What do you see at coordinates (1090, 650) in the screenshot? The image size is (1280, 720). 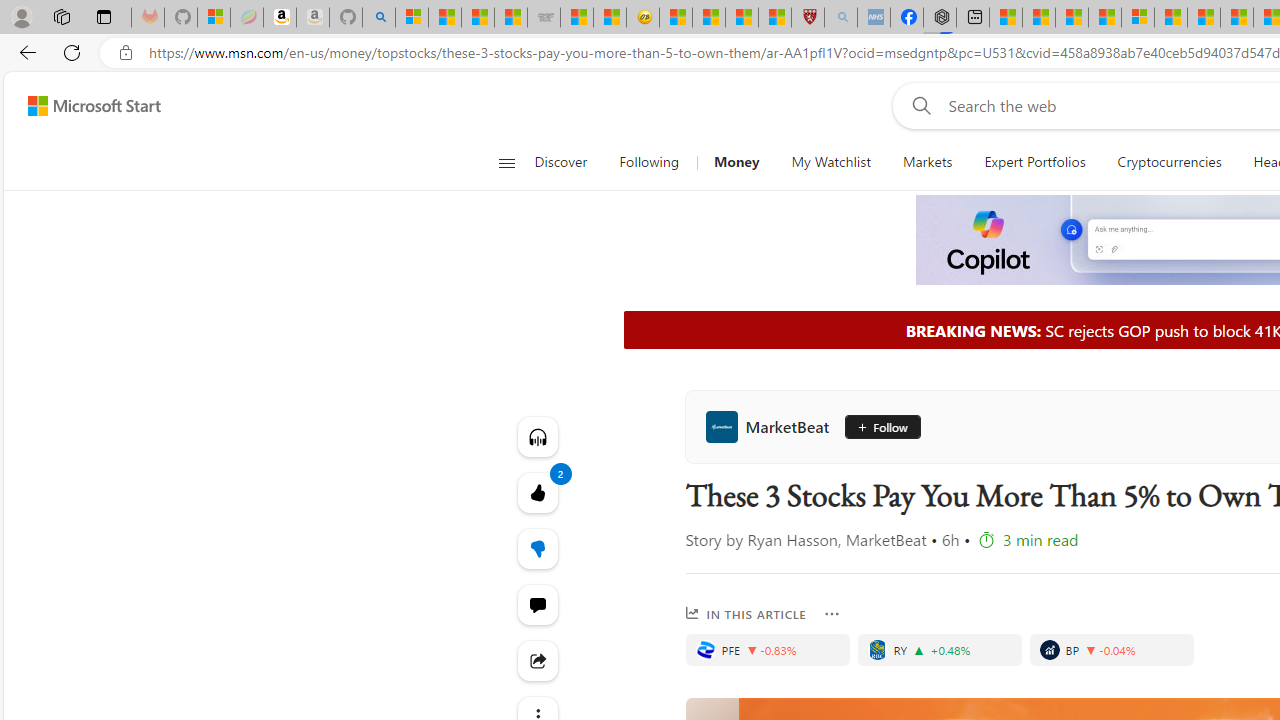 I see `'Price decrease'` at bounding box center [1090, 650].